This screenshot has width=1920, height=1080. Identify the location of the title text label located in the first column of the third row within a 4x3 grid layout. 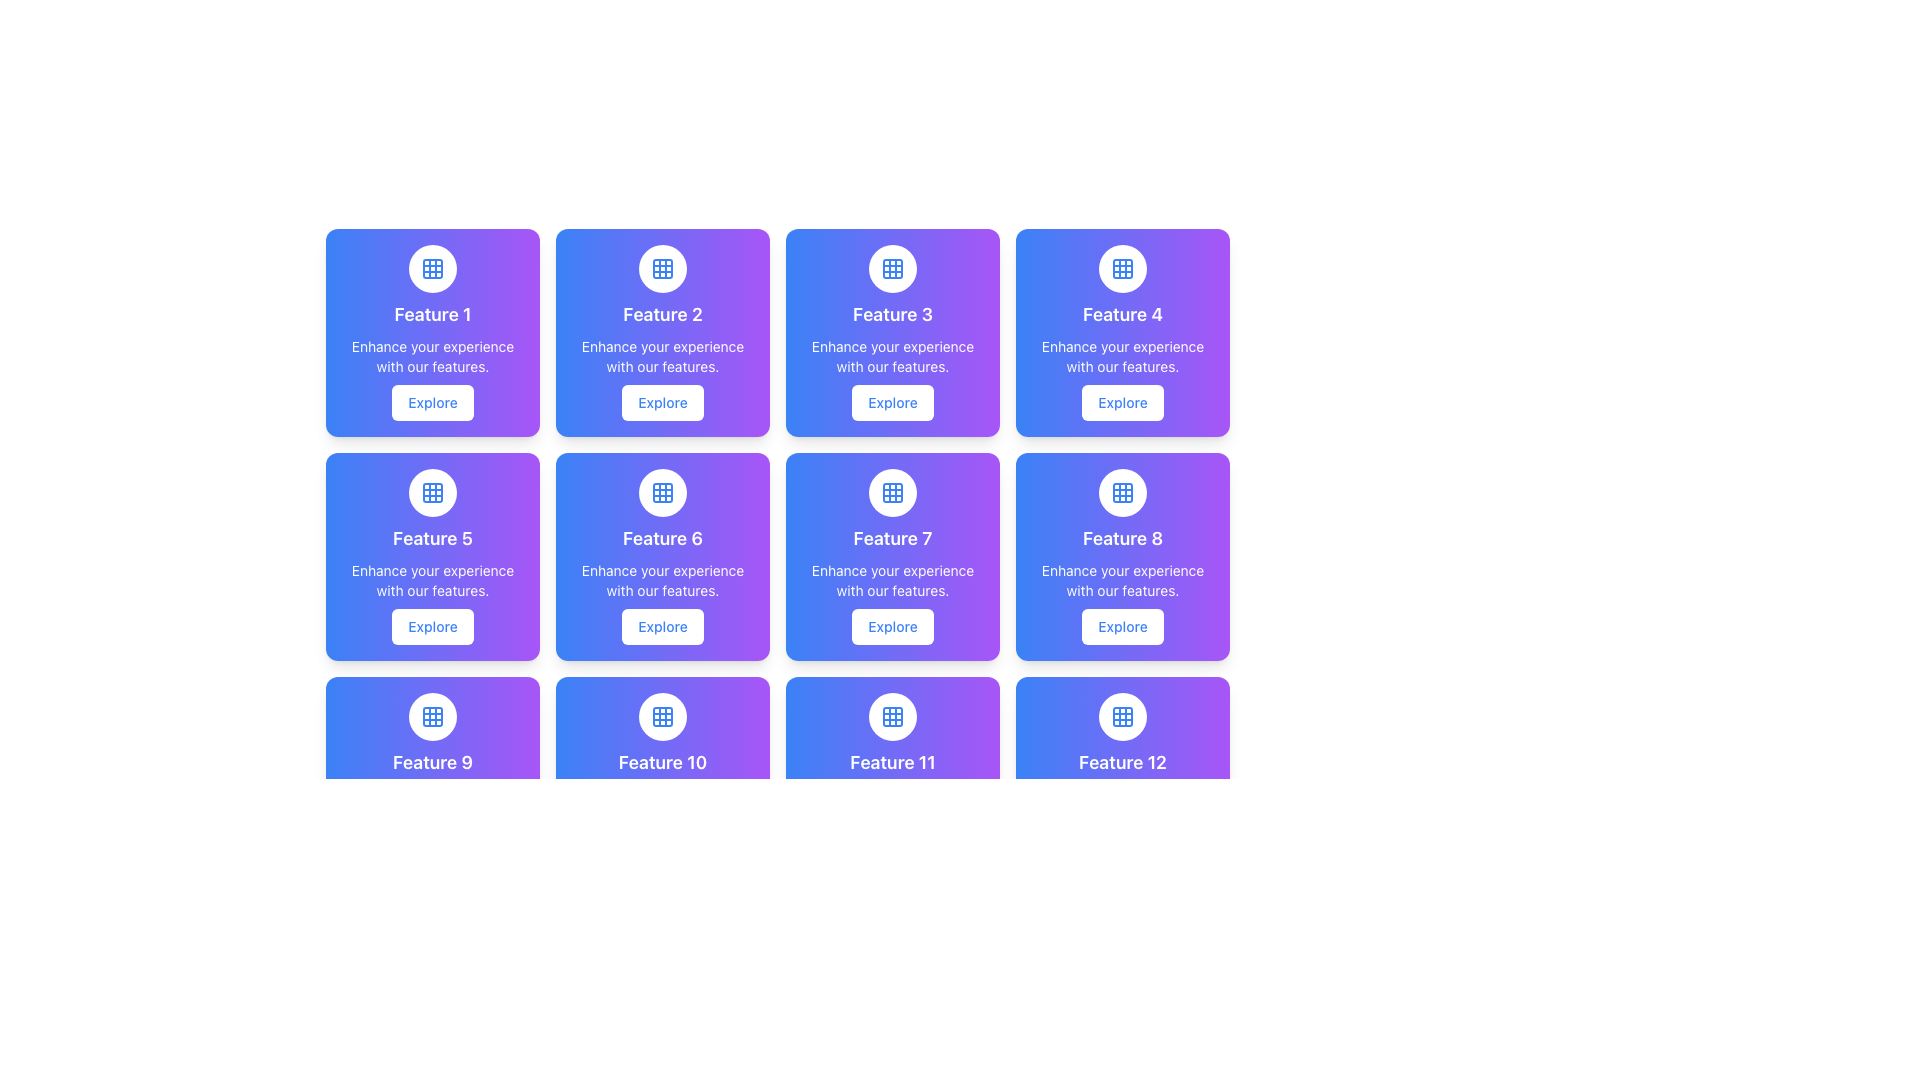
(431, 763).